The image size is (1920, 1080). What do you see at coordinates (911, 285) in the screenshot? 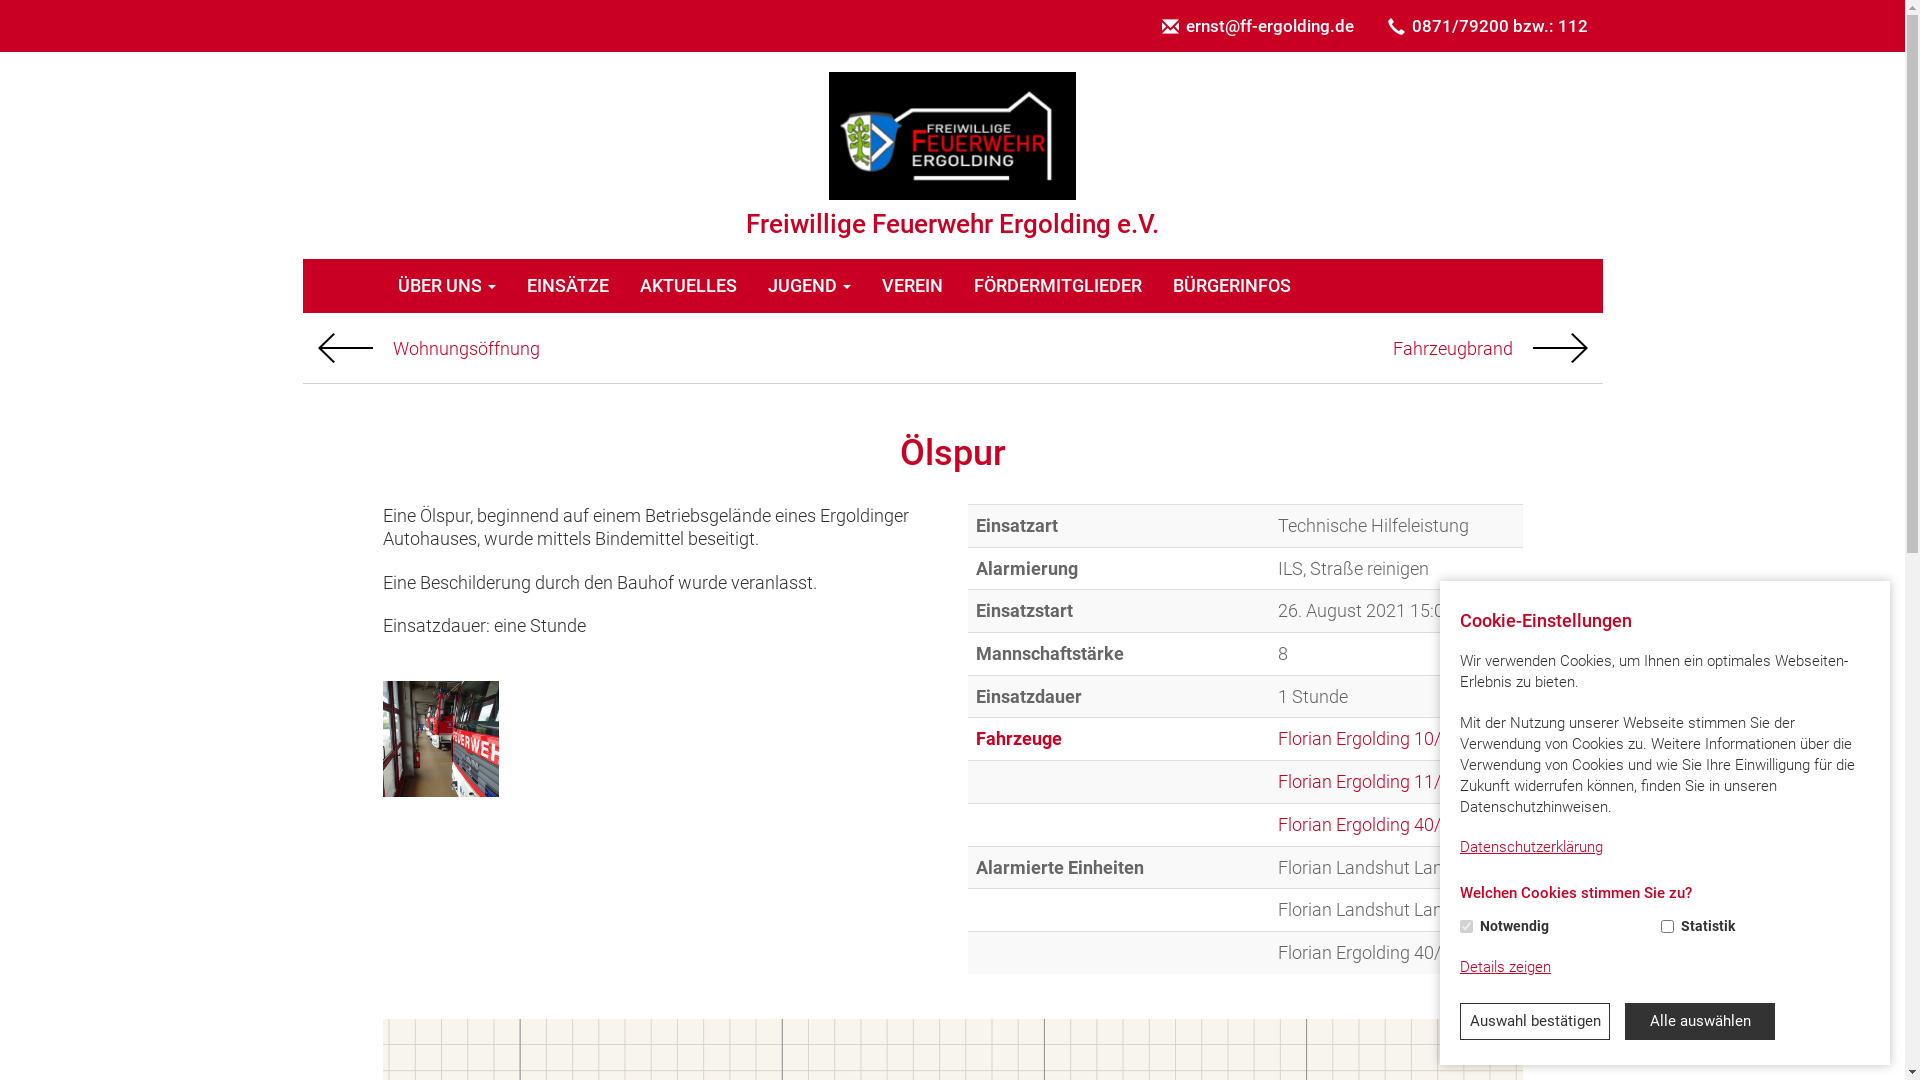
I see `'VEREIN'` at bounding box center [911, 285].